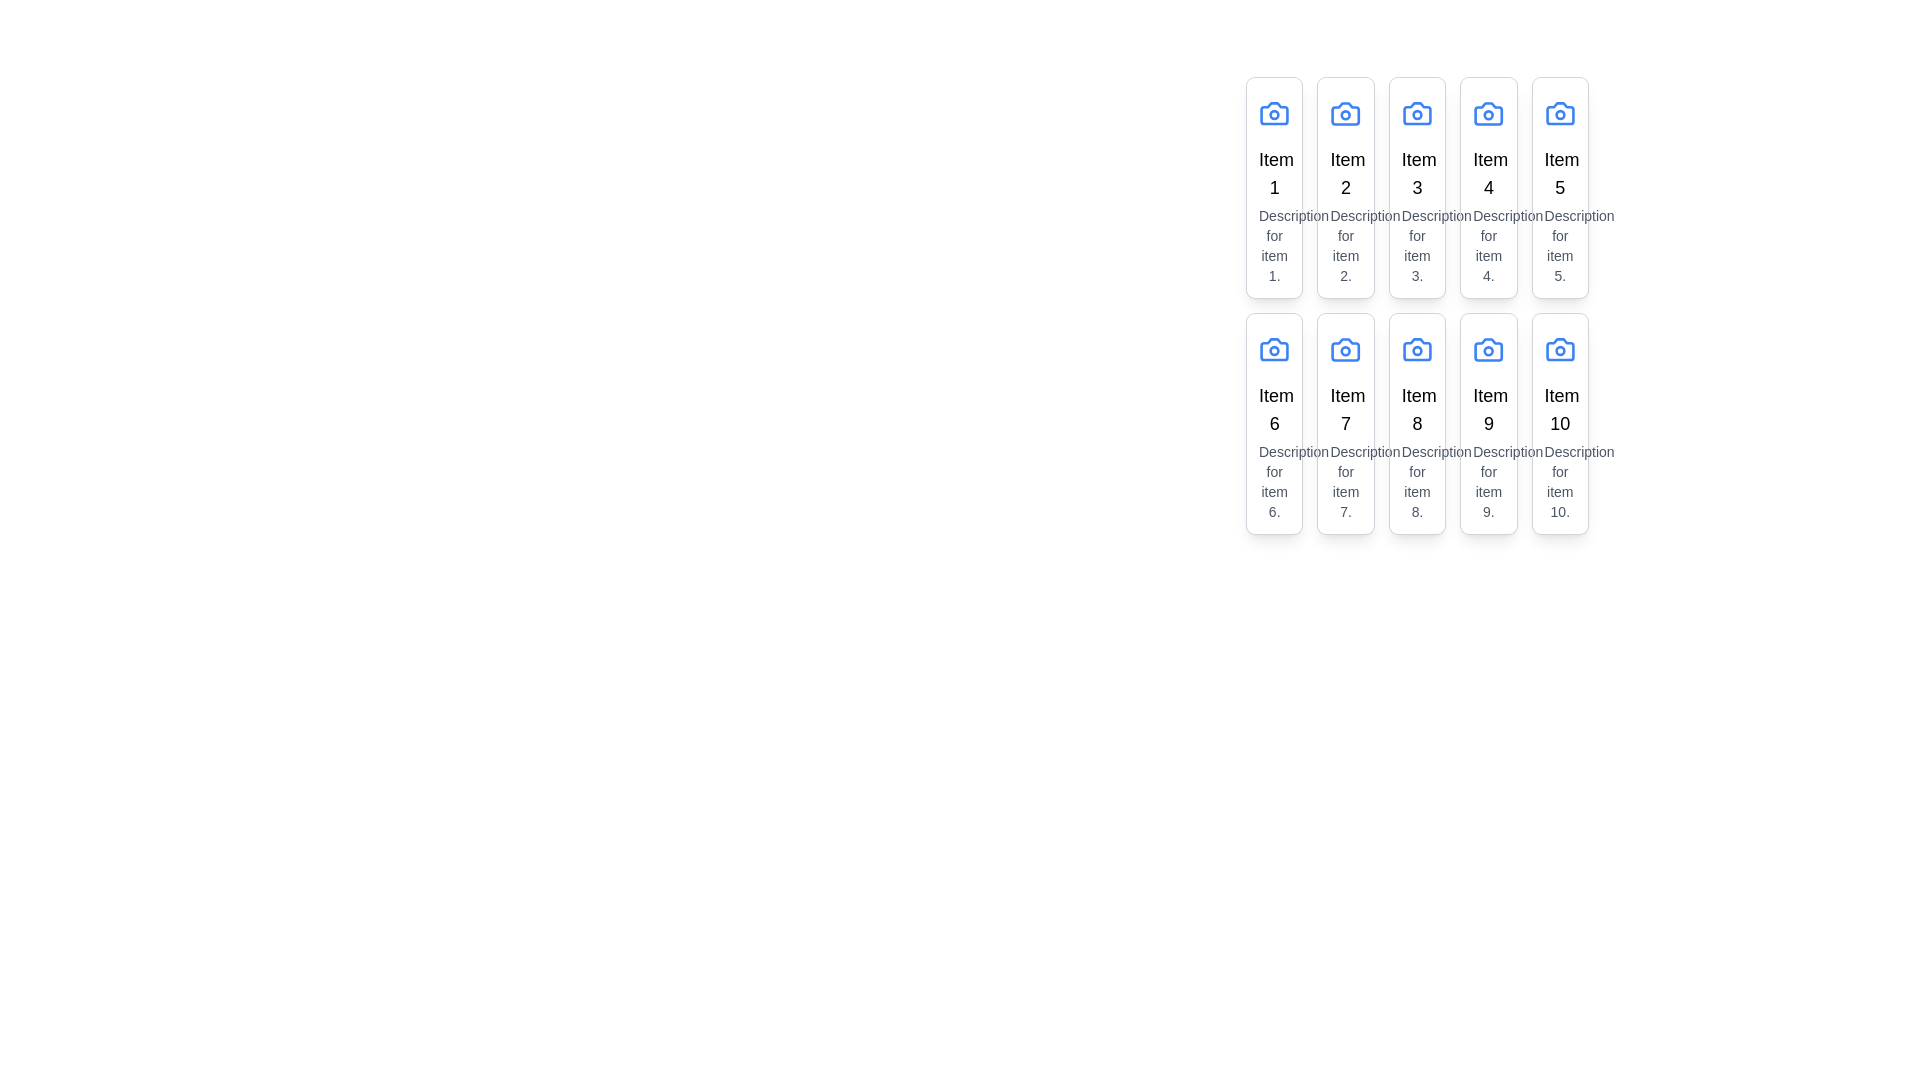 This screenshot has height=1080, width=1920. Describe the element at coordinates (1559, 172) in the screenshot. I see `the textual label that reads 'Item 5', which is styled with a medium-weight font and is centrally located within its card-like structure` at that location.